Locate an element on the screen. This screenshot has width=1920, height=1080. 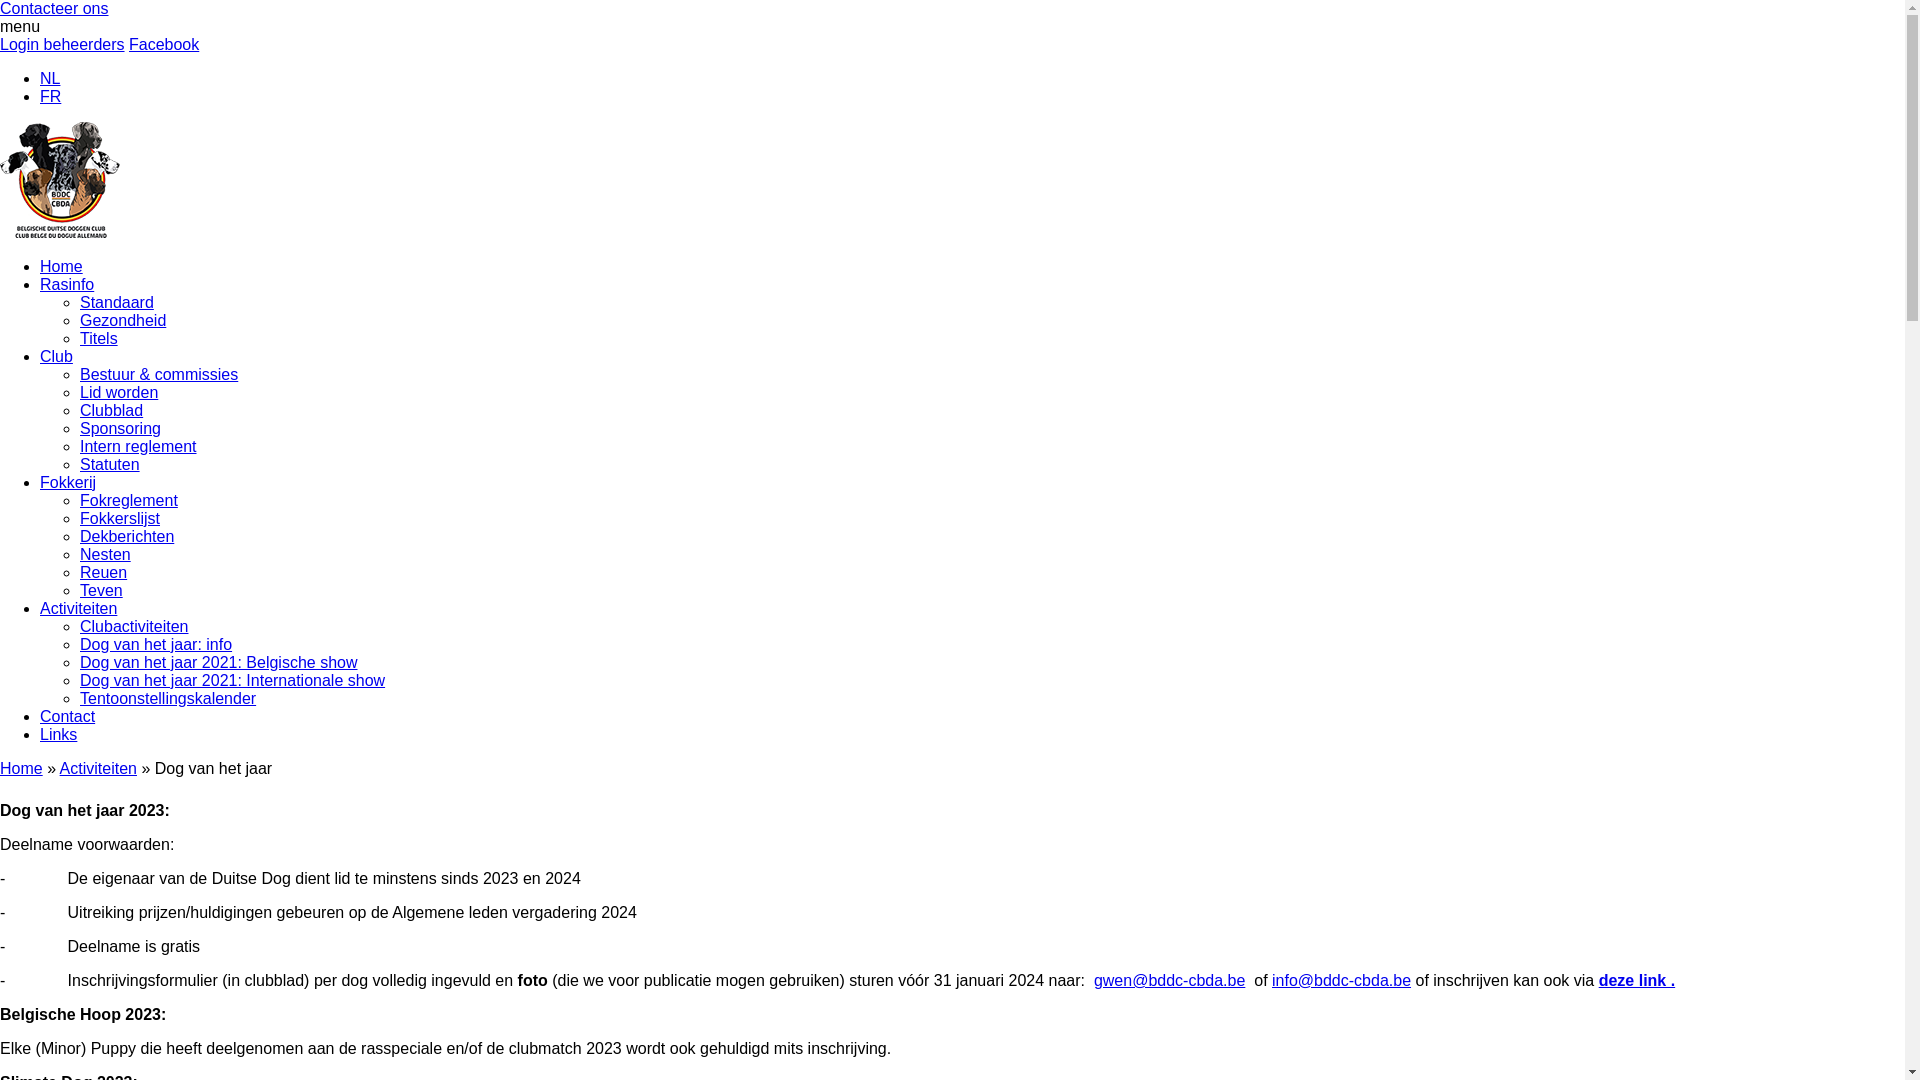
'Dog van het jaar: info' is located at coordinates (80, 644).